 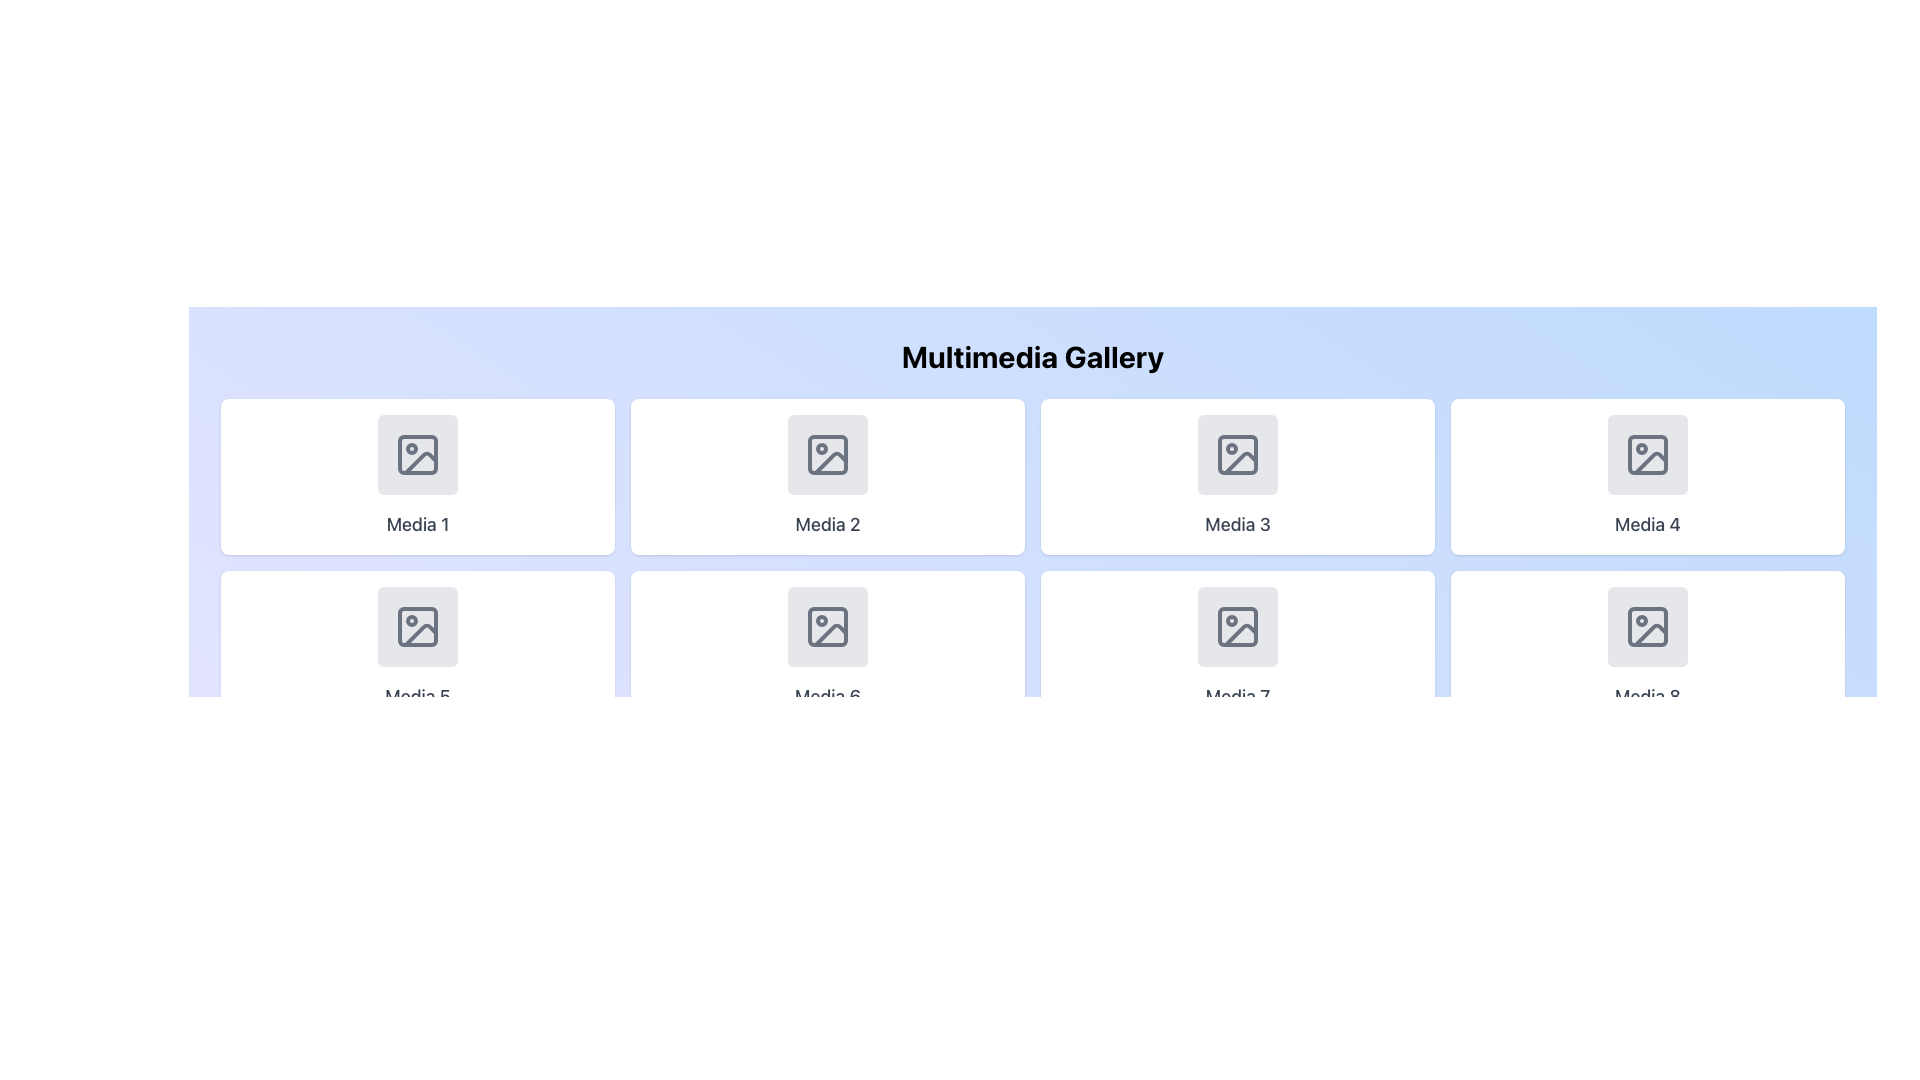 What do you see at coordinates (828, 523) in the screenshot?
I see `text label located below the gray media icon in the second box of the first row of the grid` at bounding box center [828, 523].